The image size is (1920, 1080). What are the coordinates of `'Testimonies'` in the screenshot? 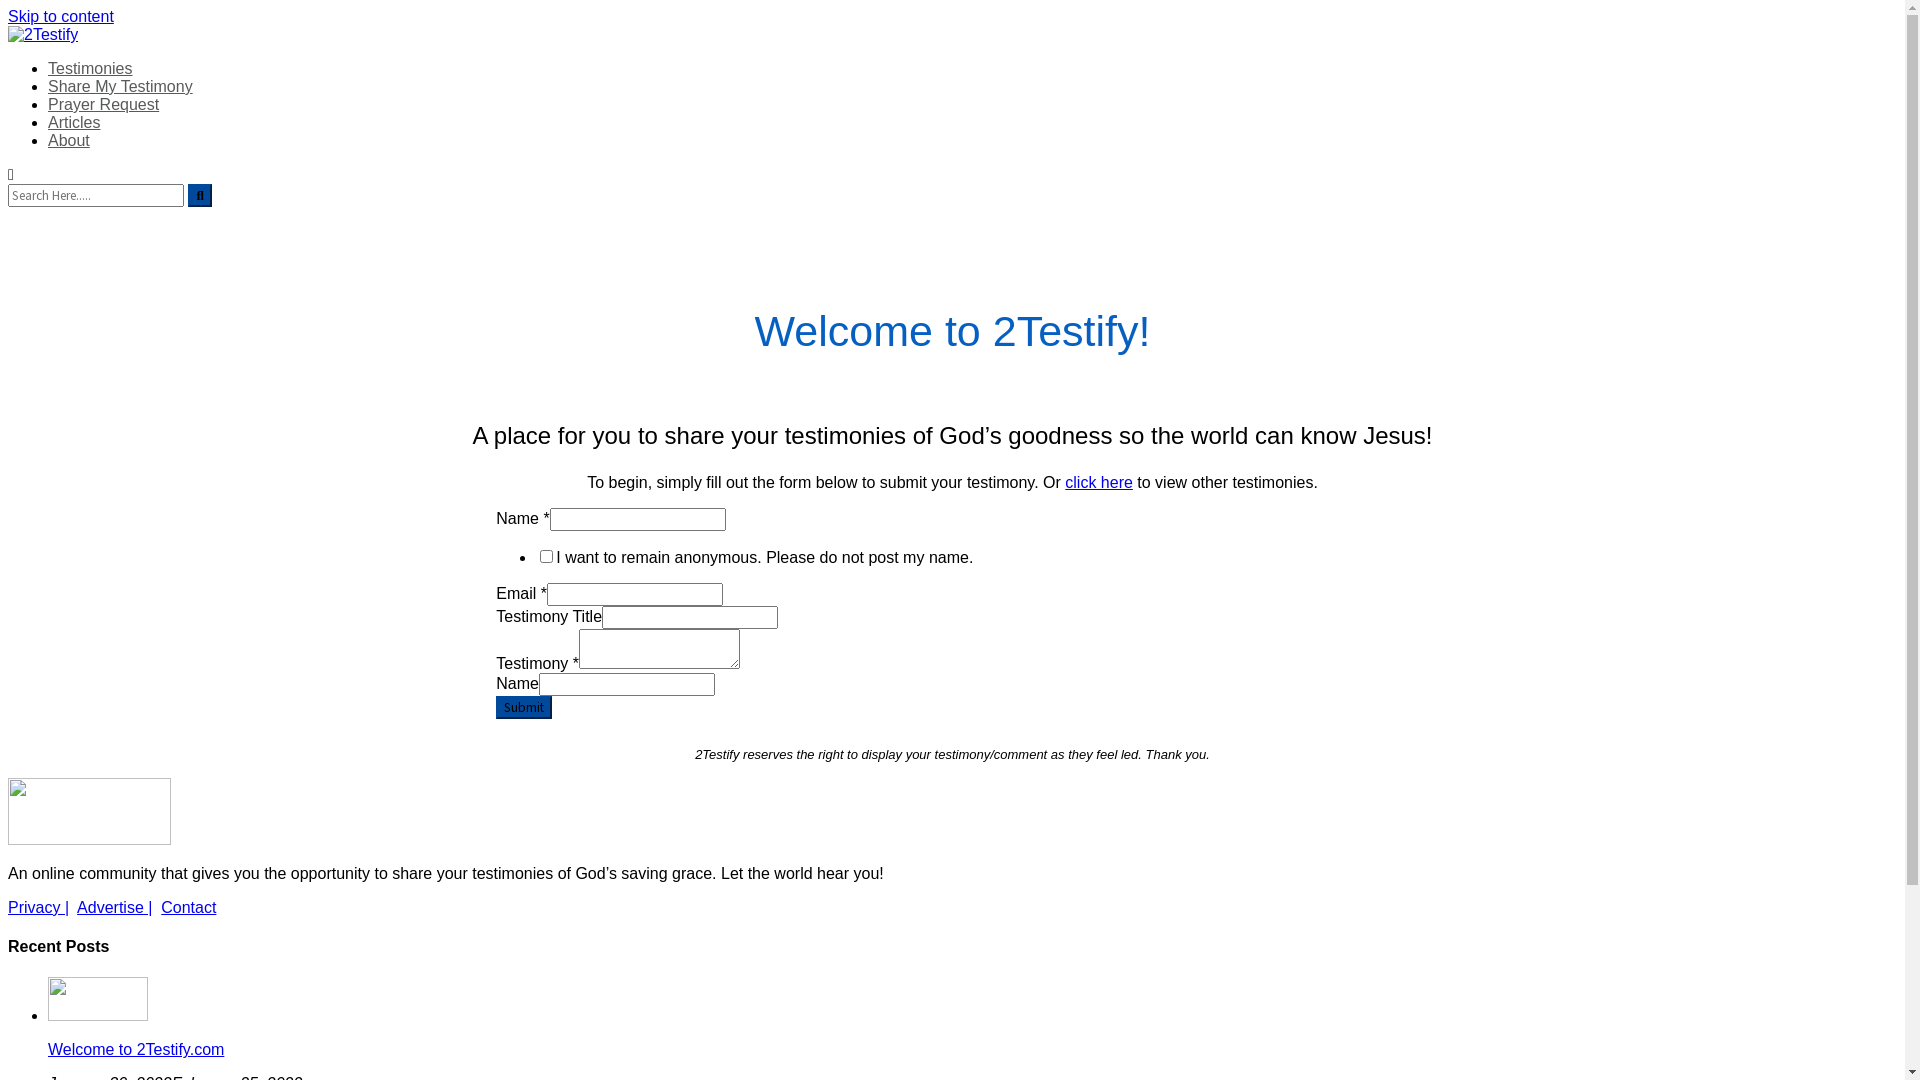 It's located at (89, 67).